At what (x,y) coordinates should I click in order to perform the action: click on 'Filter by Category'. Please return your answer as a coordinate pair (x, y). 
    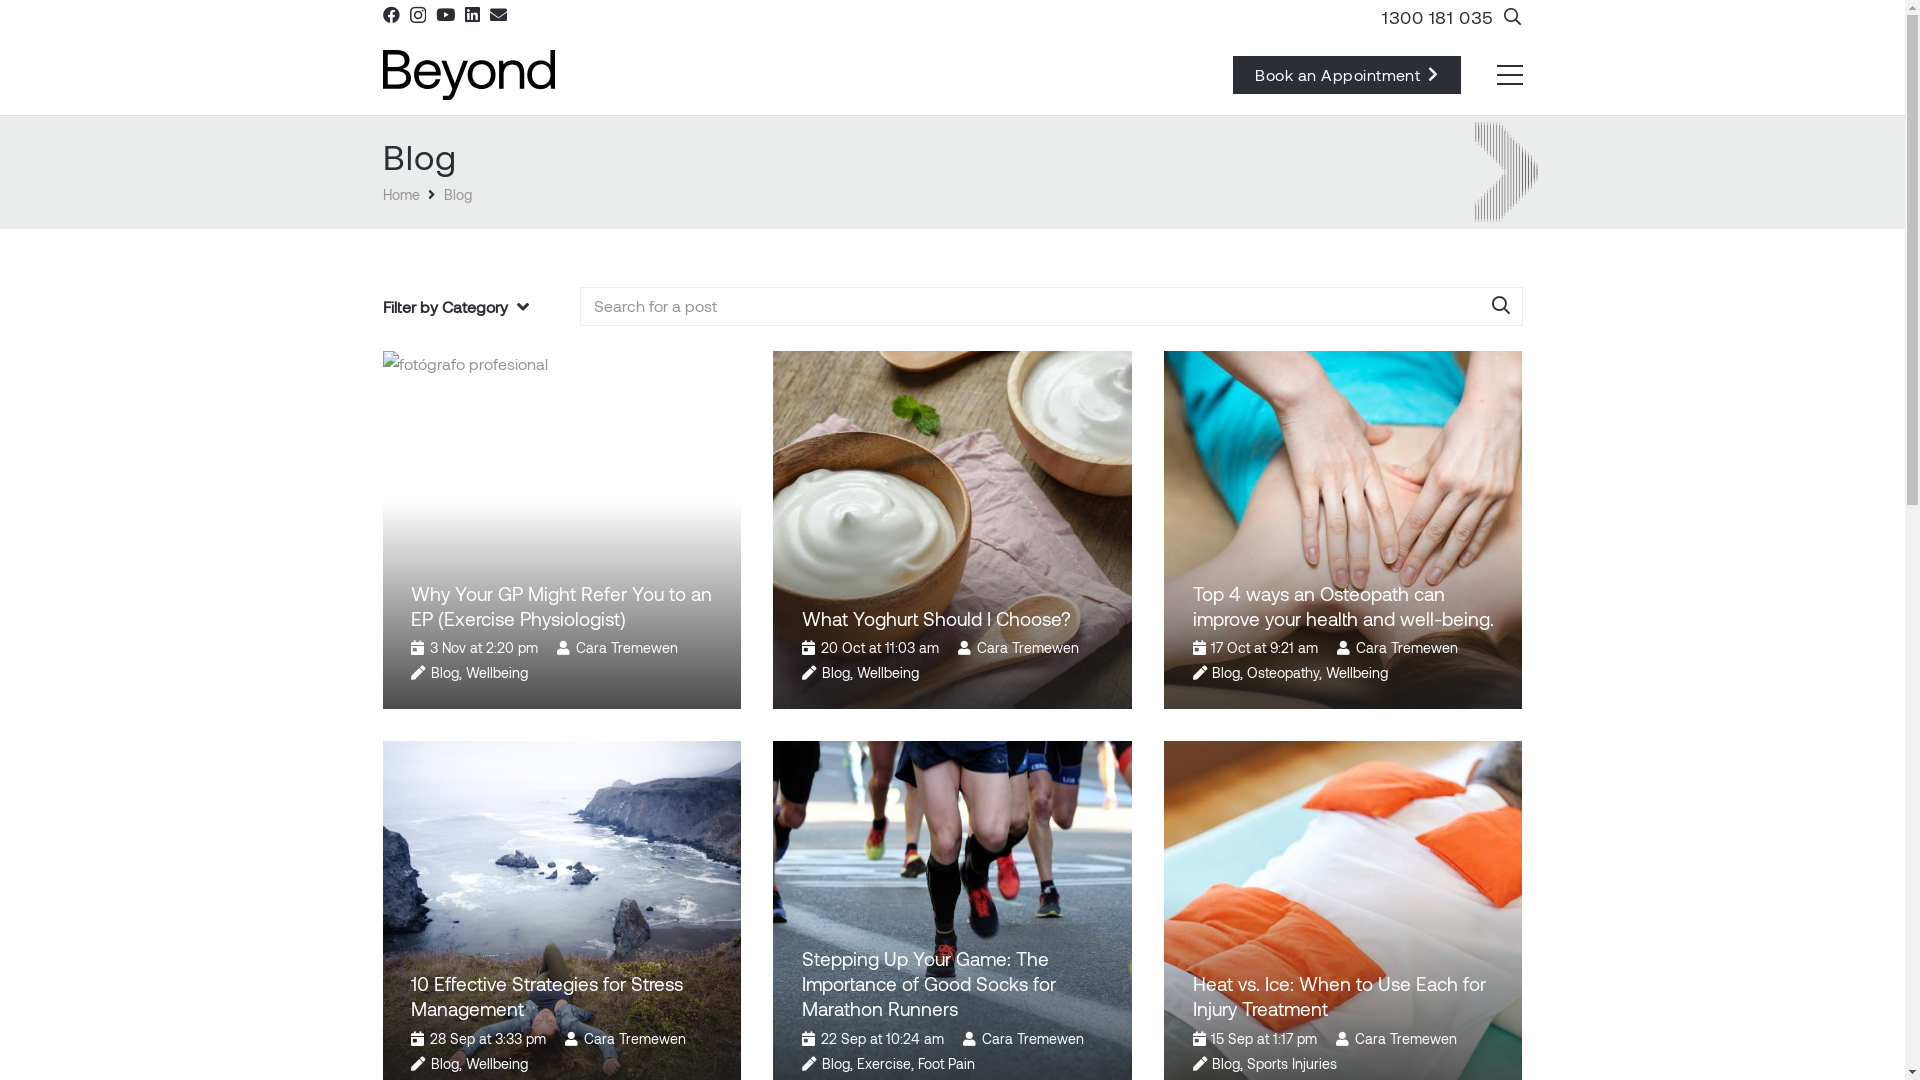
    Looking at the image, I should click on (470, 307).